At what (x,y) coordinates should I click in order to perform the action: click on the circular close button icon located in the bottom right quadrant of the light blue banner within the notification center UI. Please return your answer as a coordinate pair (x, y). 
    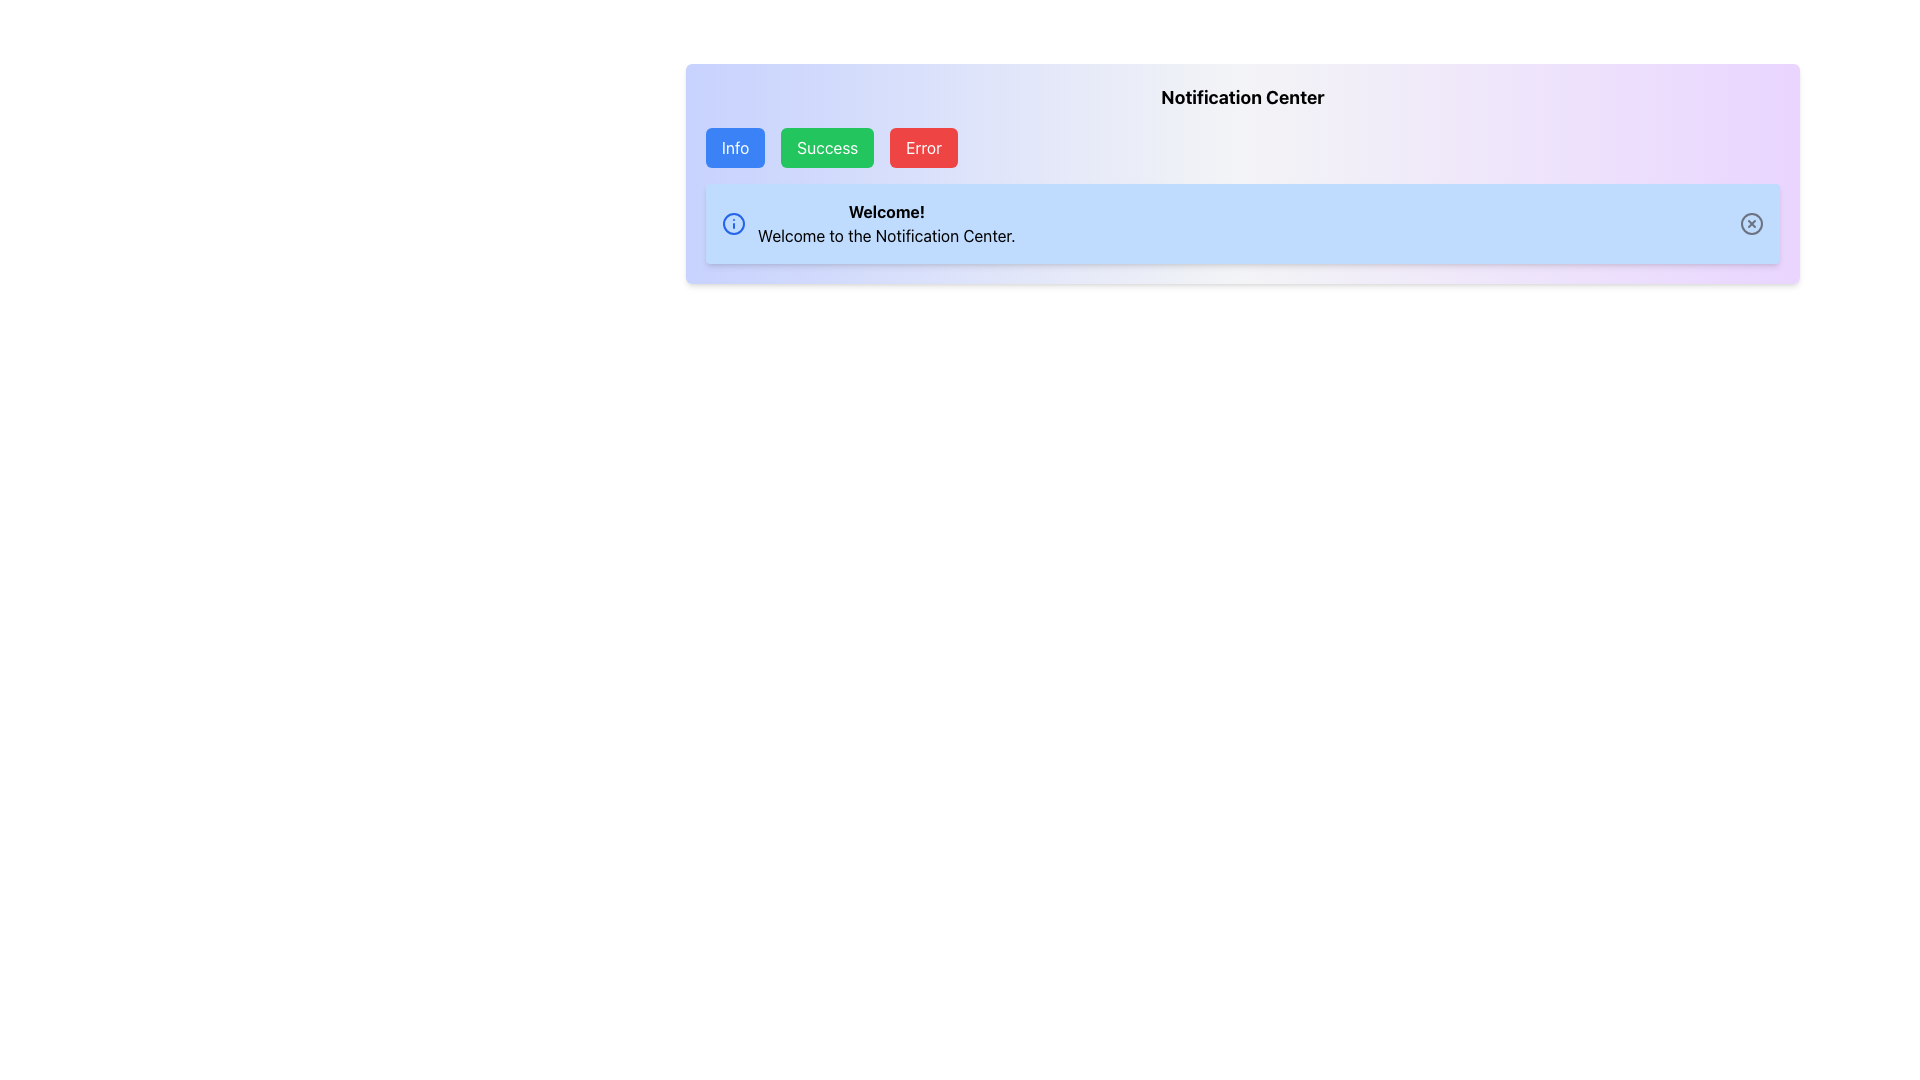
    Looking at the image, I should click on (1751, 223).